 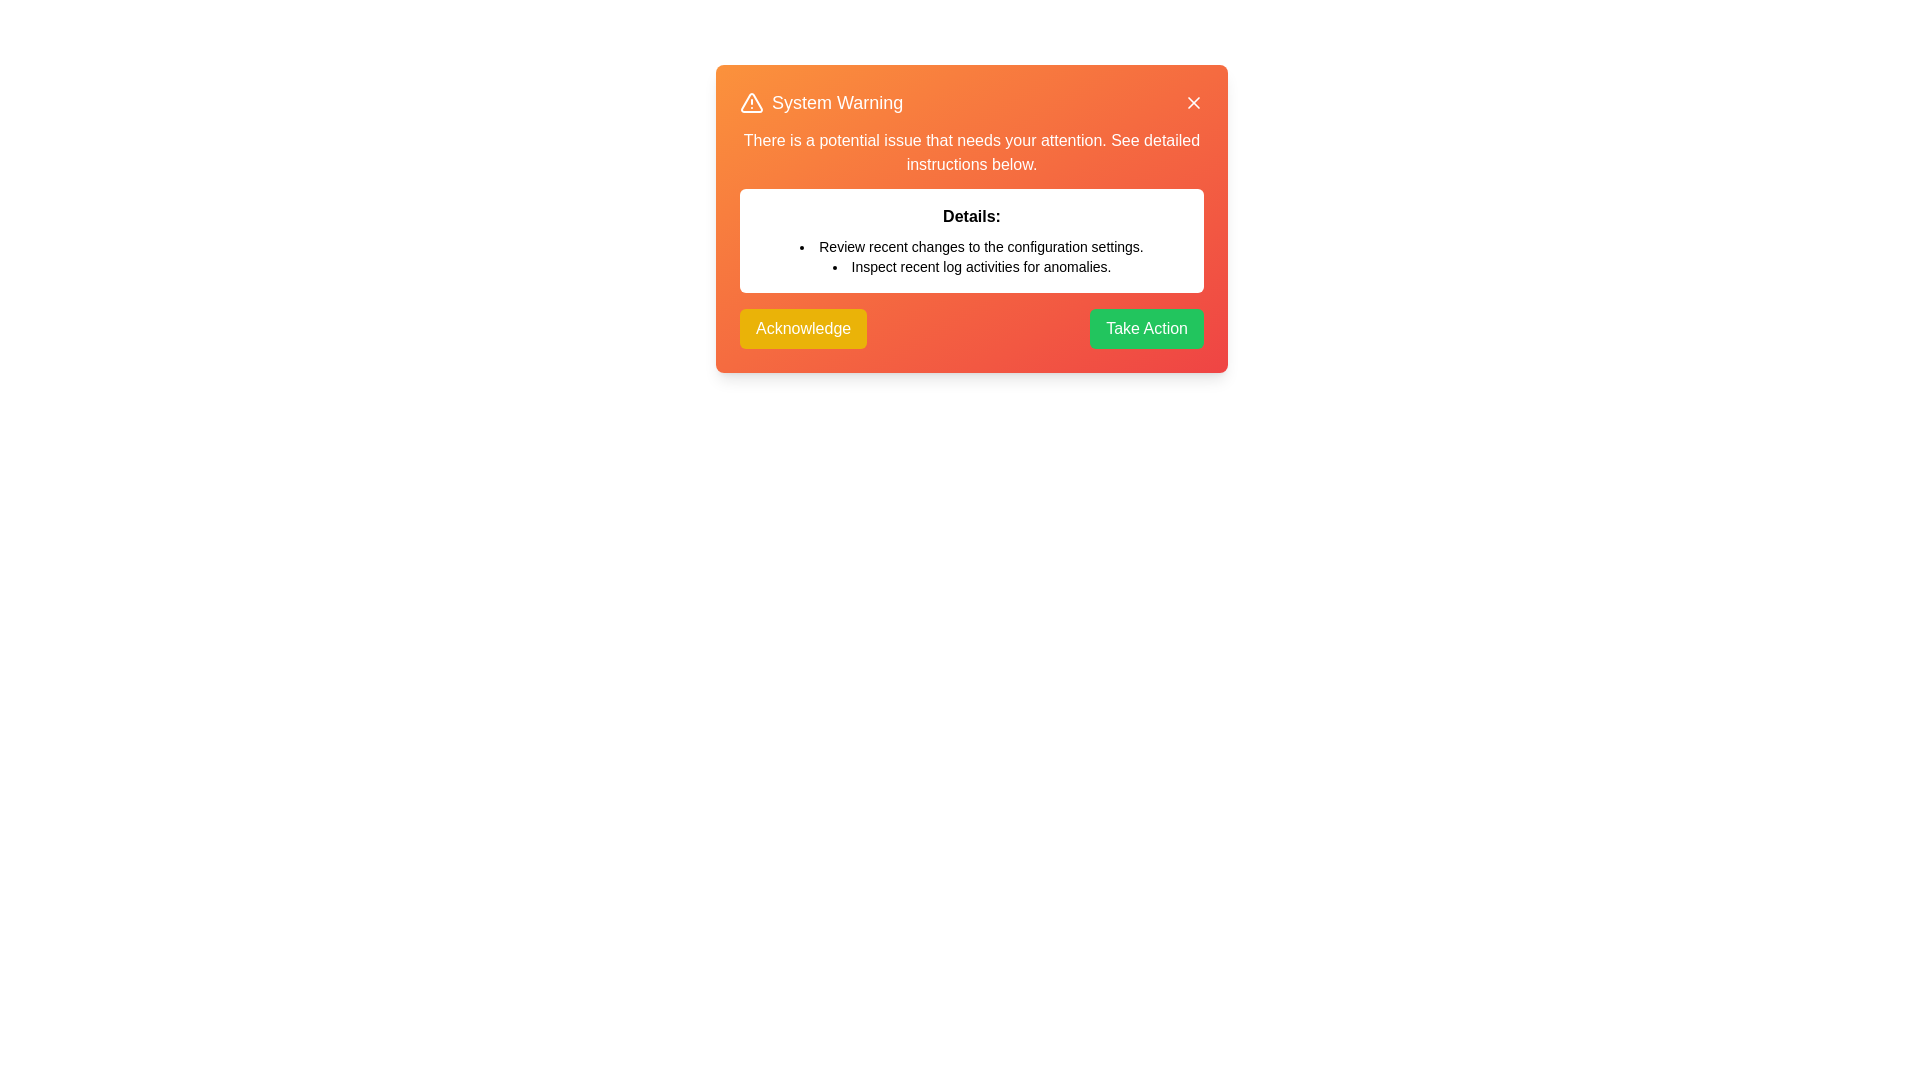 I want to click on the alert icon located at the upper left corner of the warning modal, adjacent to the 'System Warning' text, so click(x=751, y=103).